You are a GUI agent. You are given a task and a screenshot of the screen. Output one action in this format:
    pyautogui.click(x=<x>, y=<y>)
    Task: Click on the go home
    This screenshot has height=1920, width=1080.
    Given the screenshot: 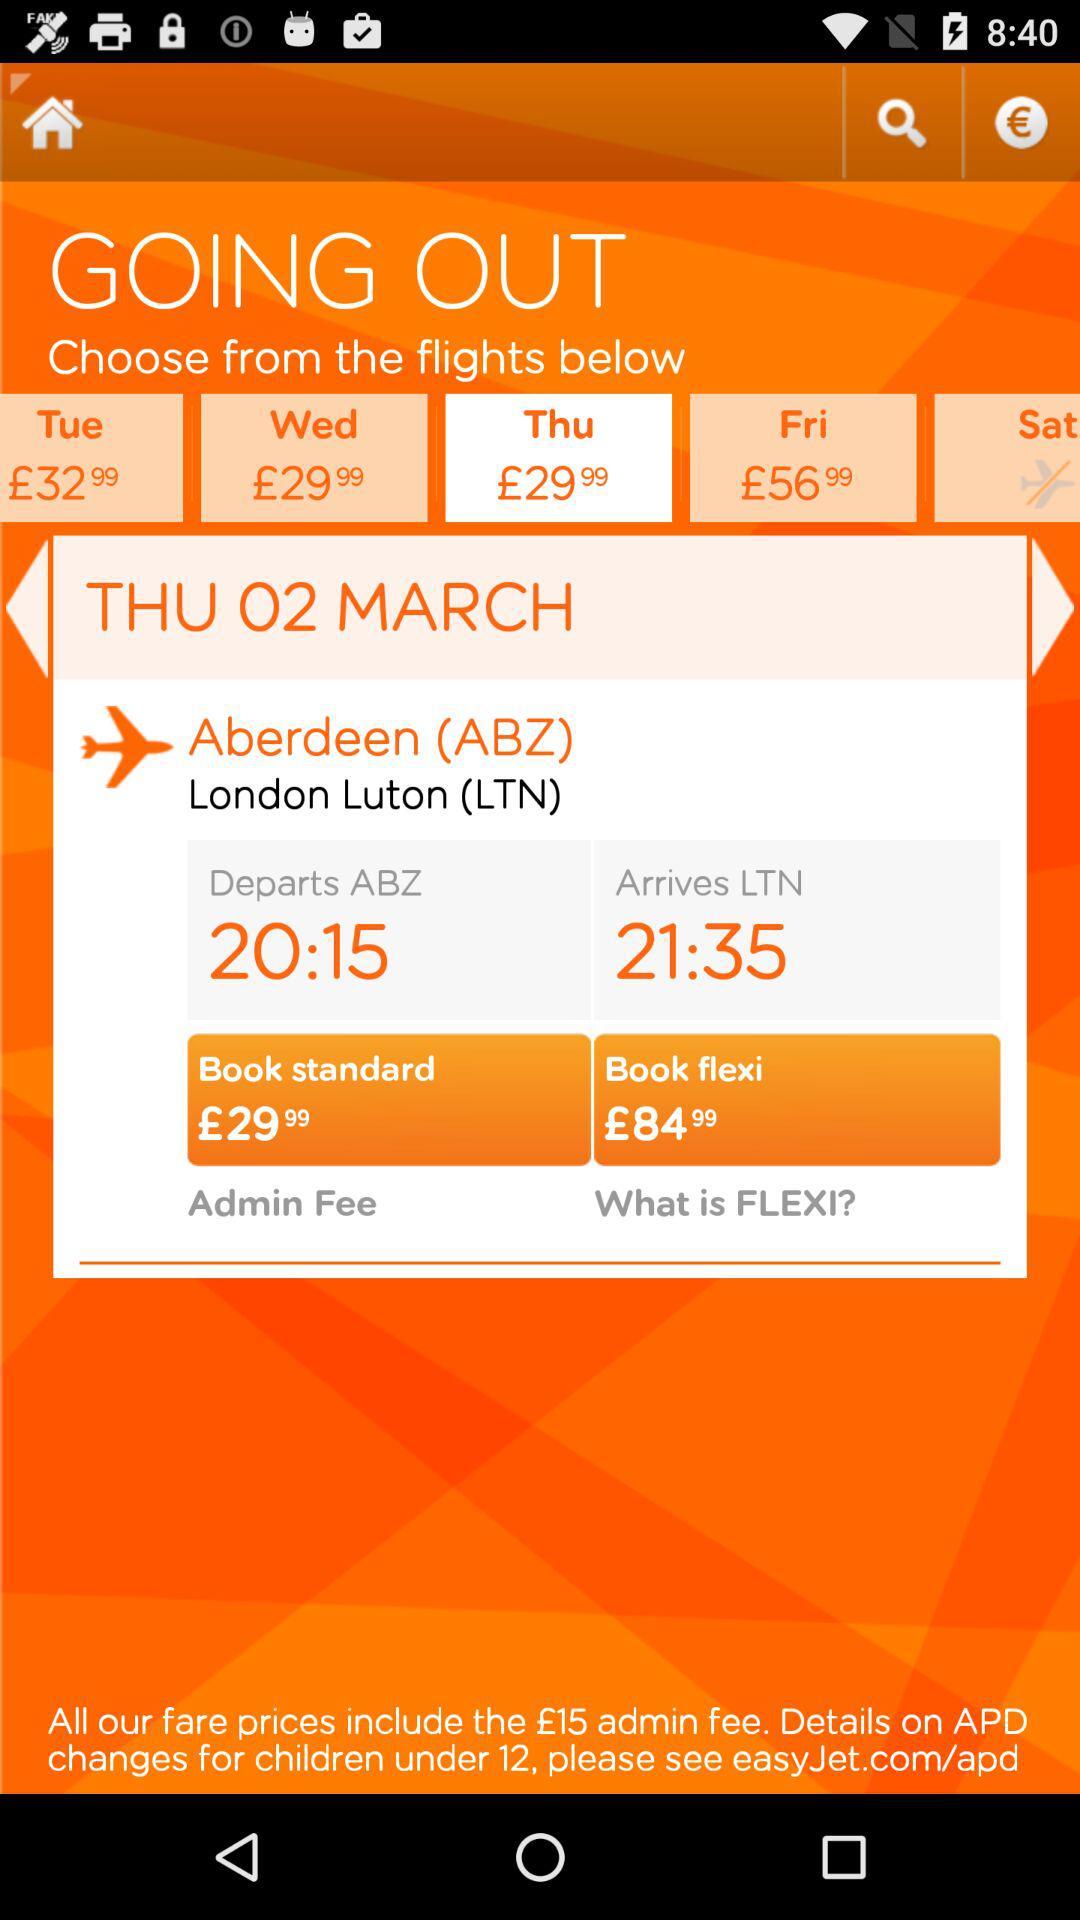 What is the action you would take?
    pyautogui.click(x=51, y=121)
    